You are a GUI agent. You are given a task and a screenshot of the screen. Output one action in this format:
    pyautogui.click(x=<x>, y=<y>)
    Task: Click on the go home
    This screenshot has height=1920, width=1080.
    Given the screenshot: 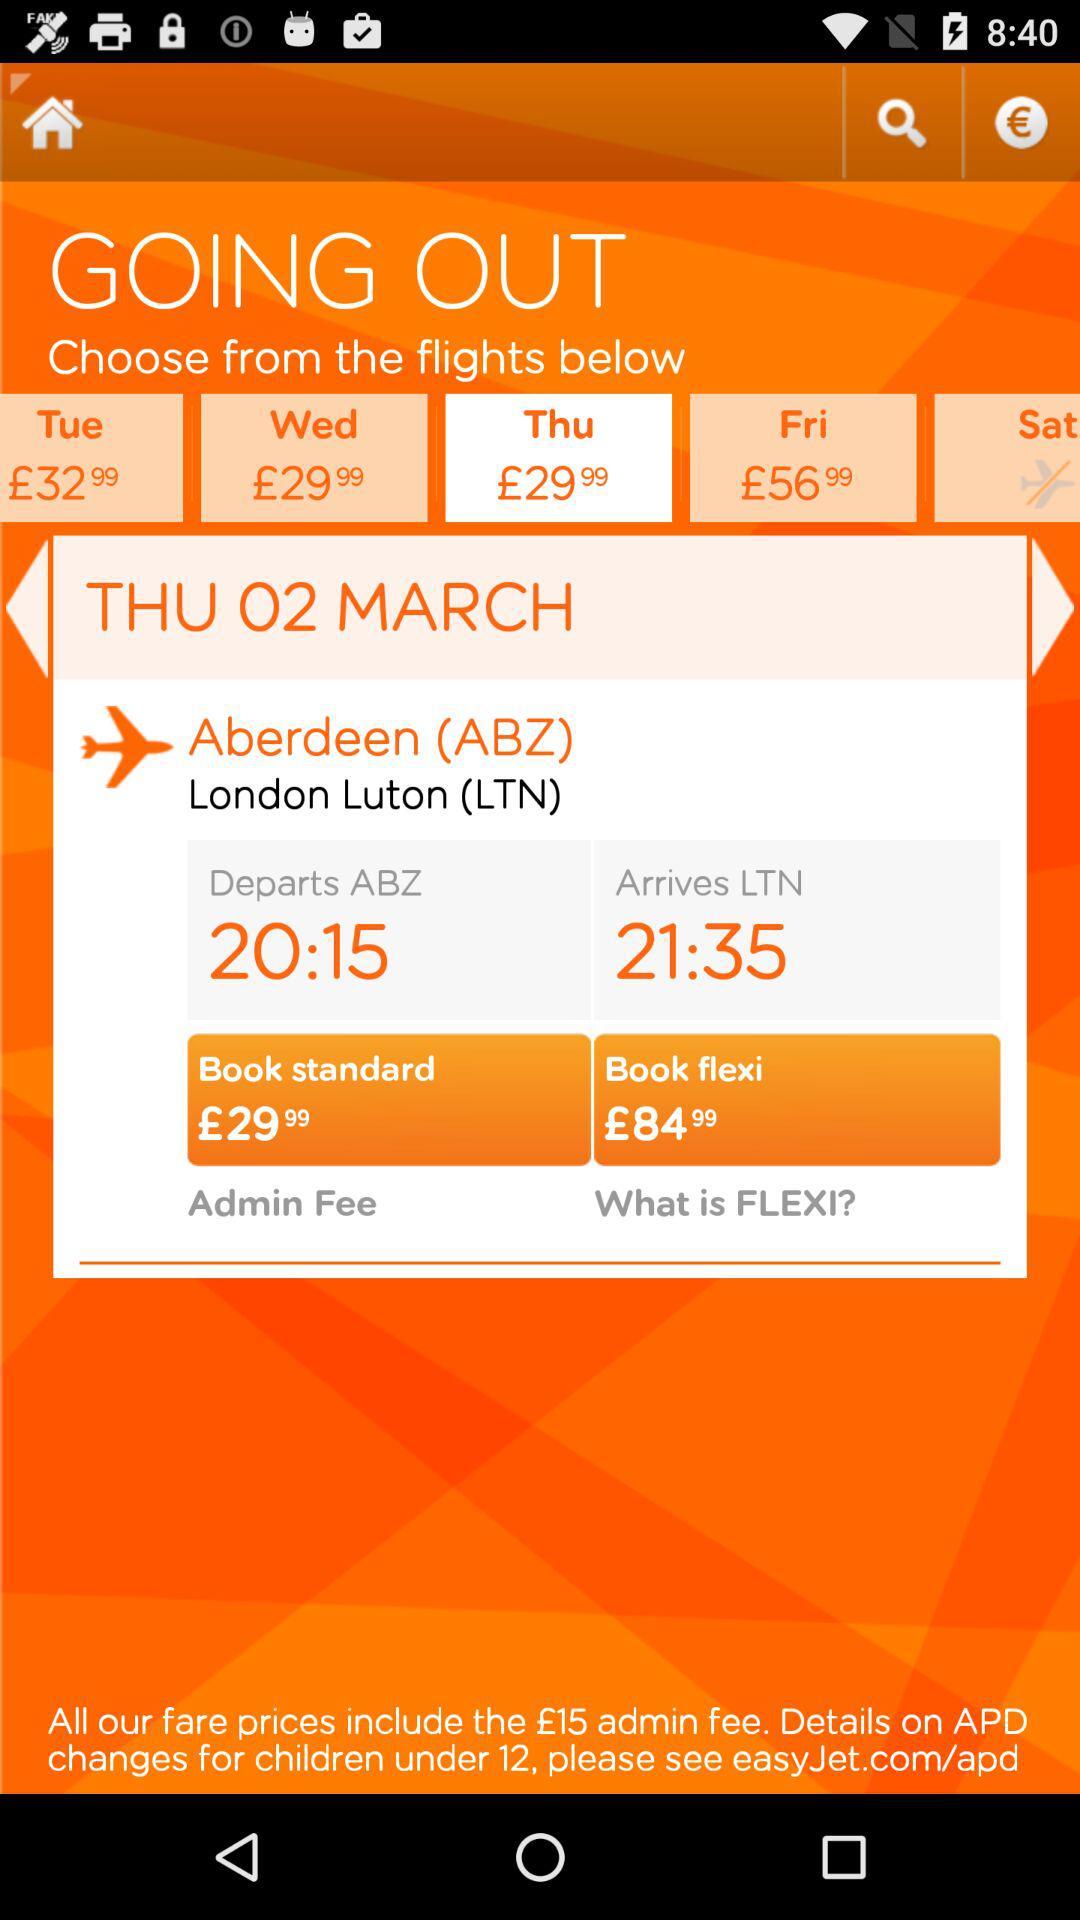 What is the action you would take?
    pyautogui.click(x=51, y=121)
    